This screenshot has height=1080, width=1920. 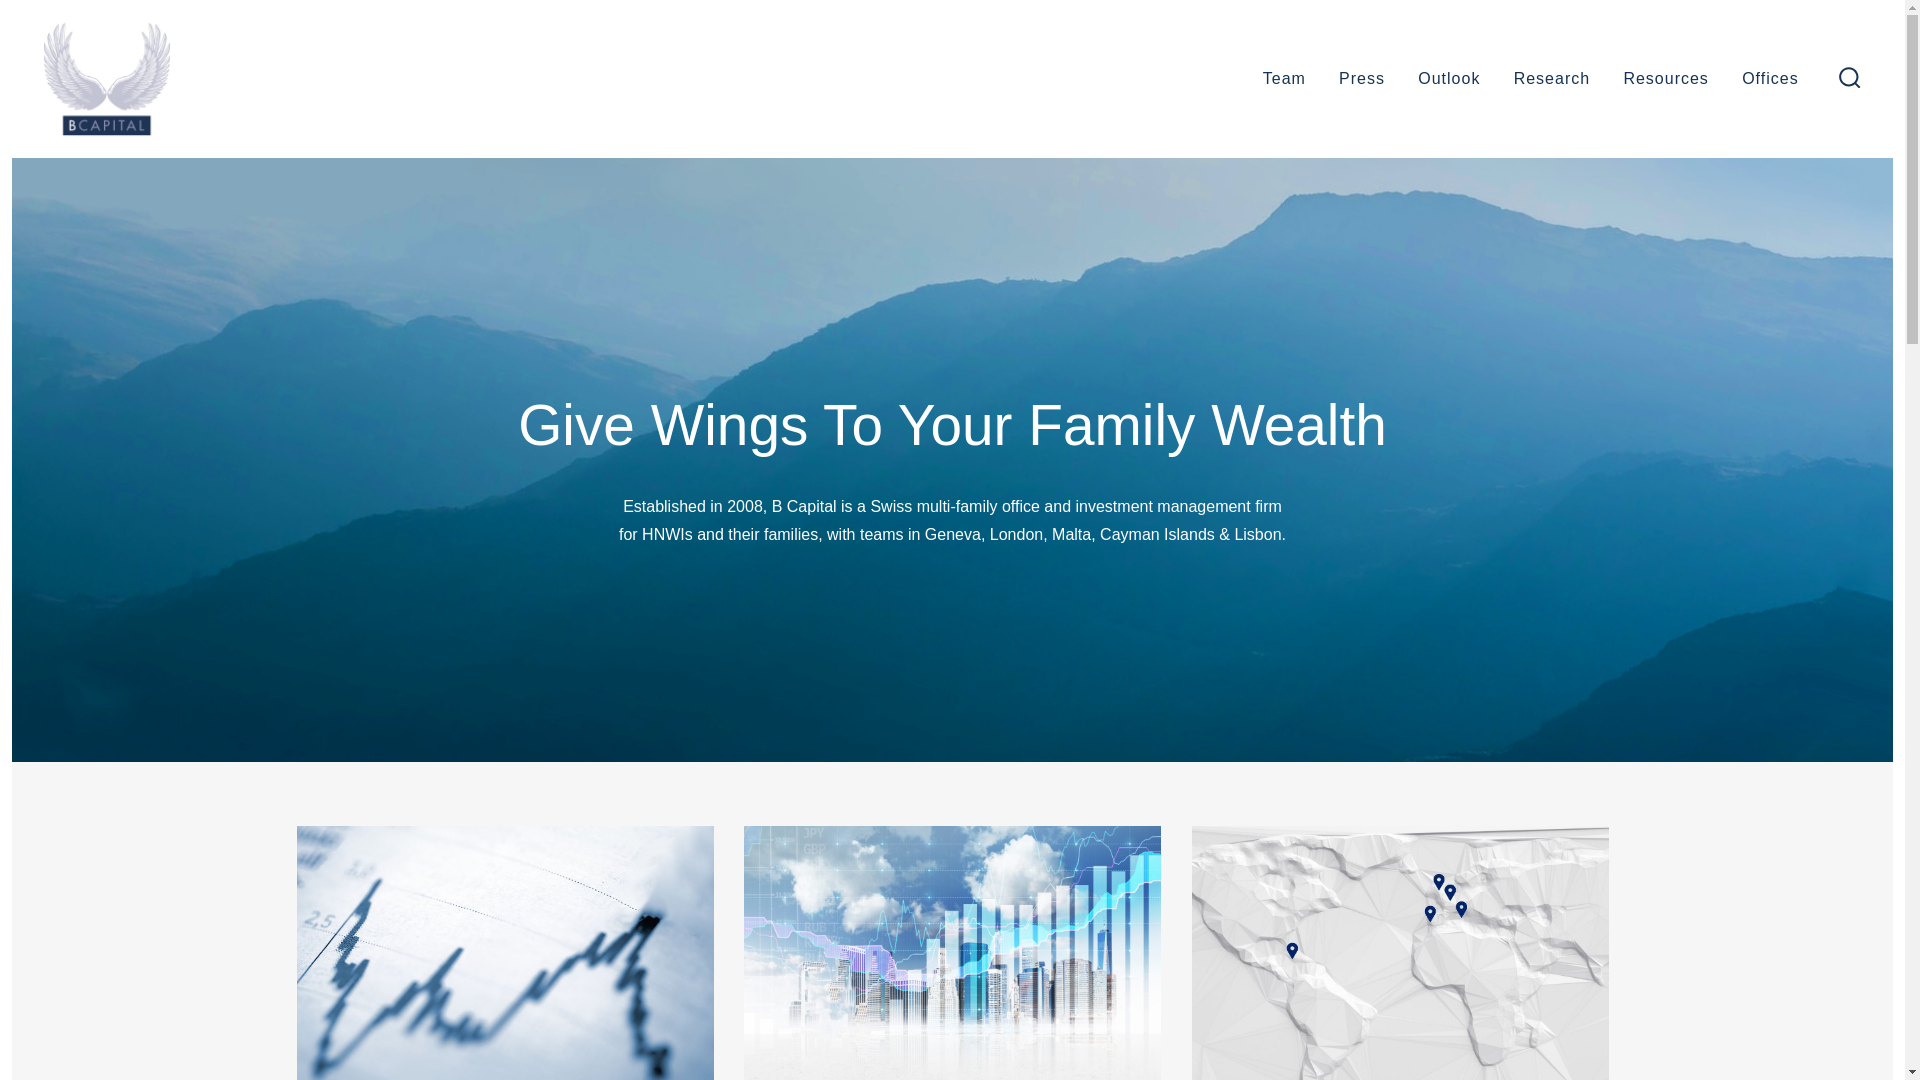 I want to click on 'Press', so click(x=1361, y=78).